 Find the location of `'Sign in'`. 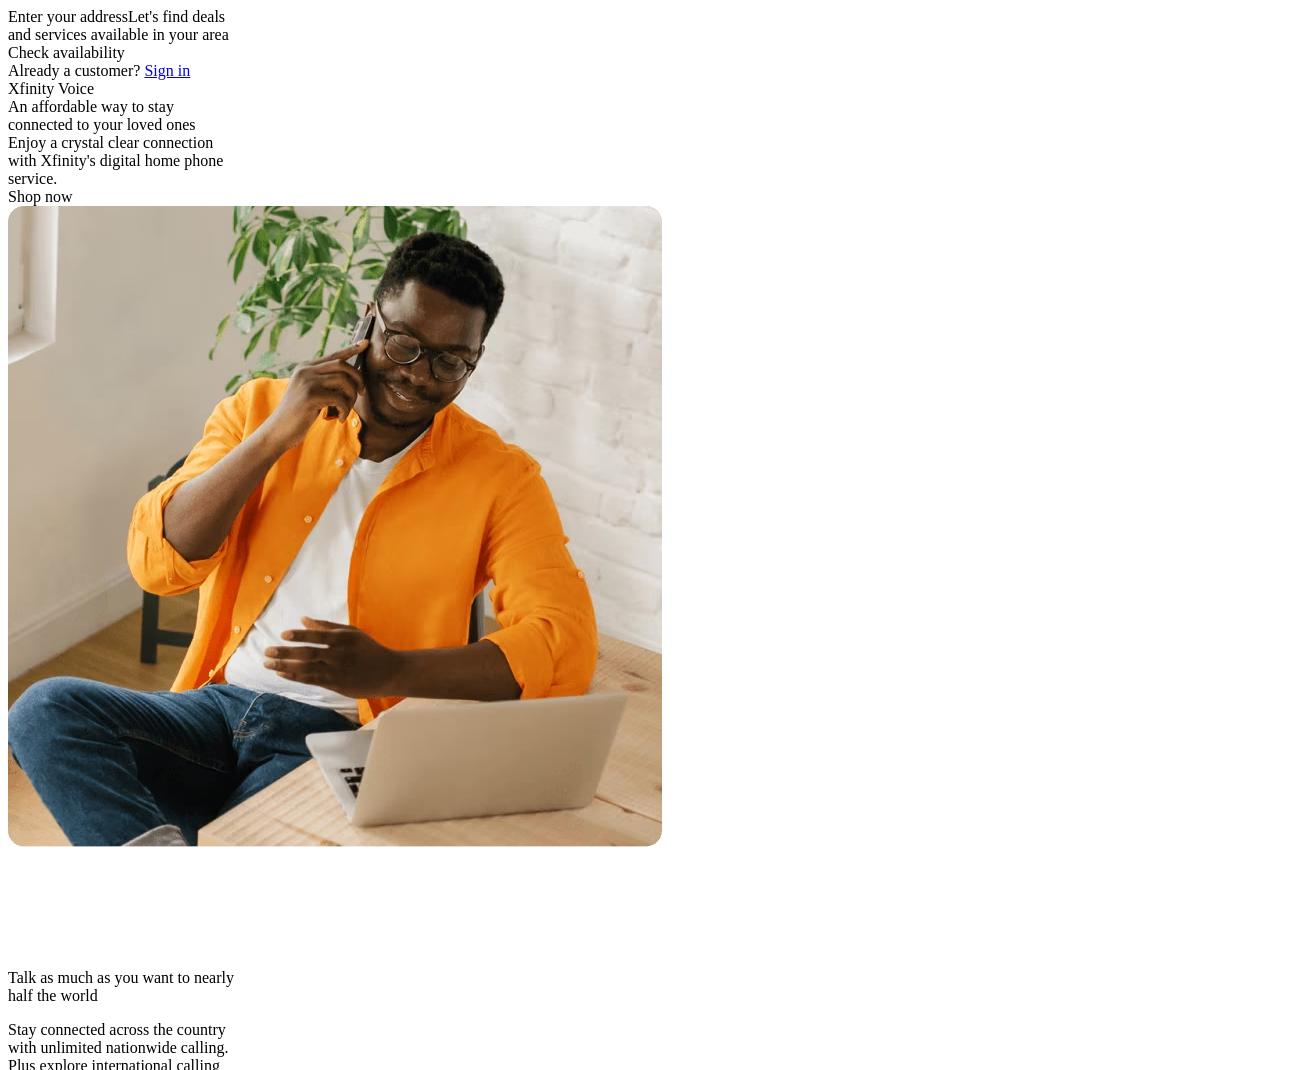

'Sign in' is located at coordinates (167, 69).